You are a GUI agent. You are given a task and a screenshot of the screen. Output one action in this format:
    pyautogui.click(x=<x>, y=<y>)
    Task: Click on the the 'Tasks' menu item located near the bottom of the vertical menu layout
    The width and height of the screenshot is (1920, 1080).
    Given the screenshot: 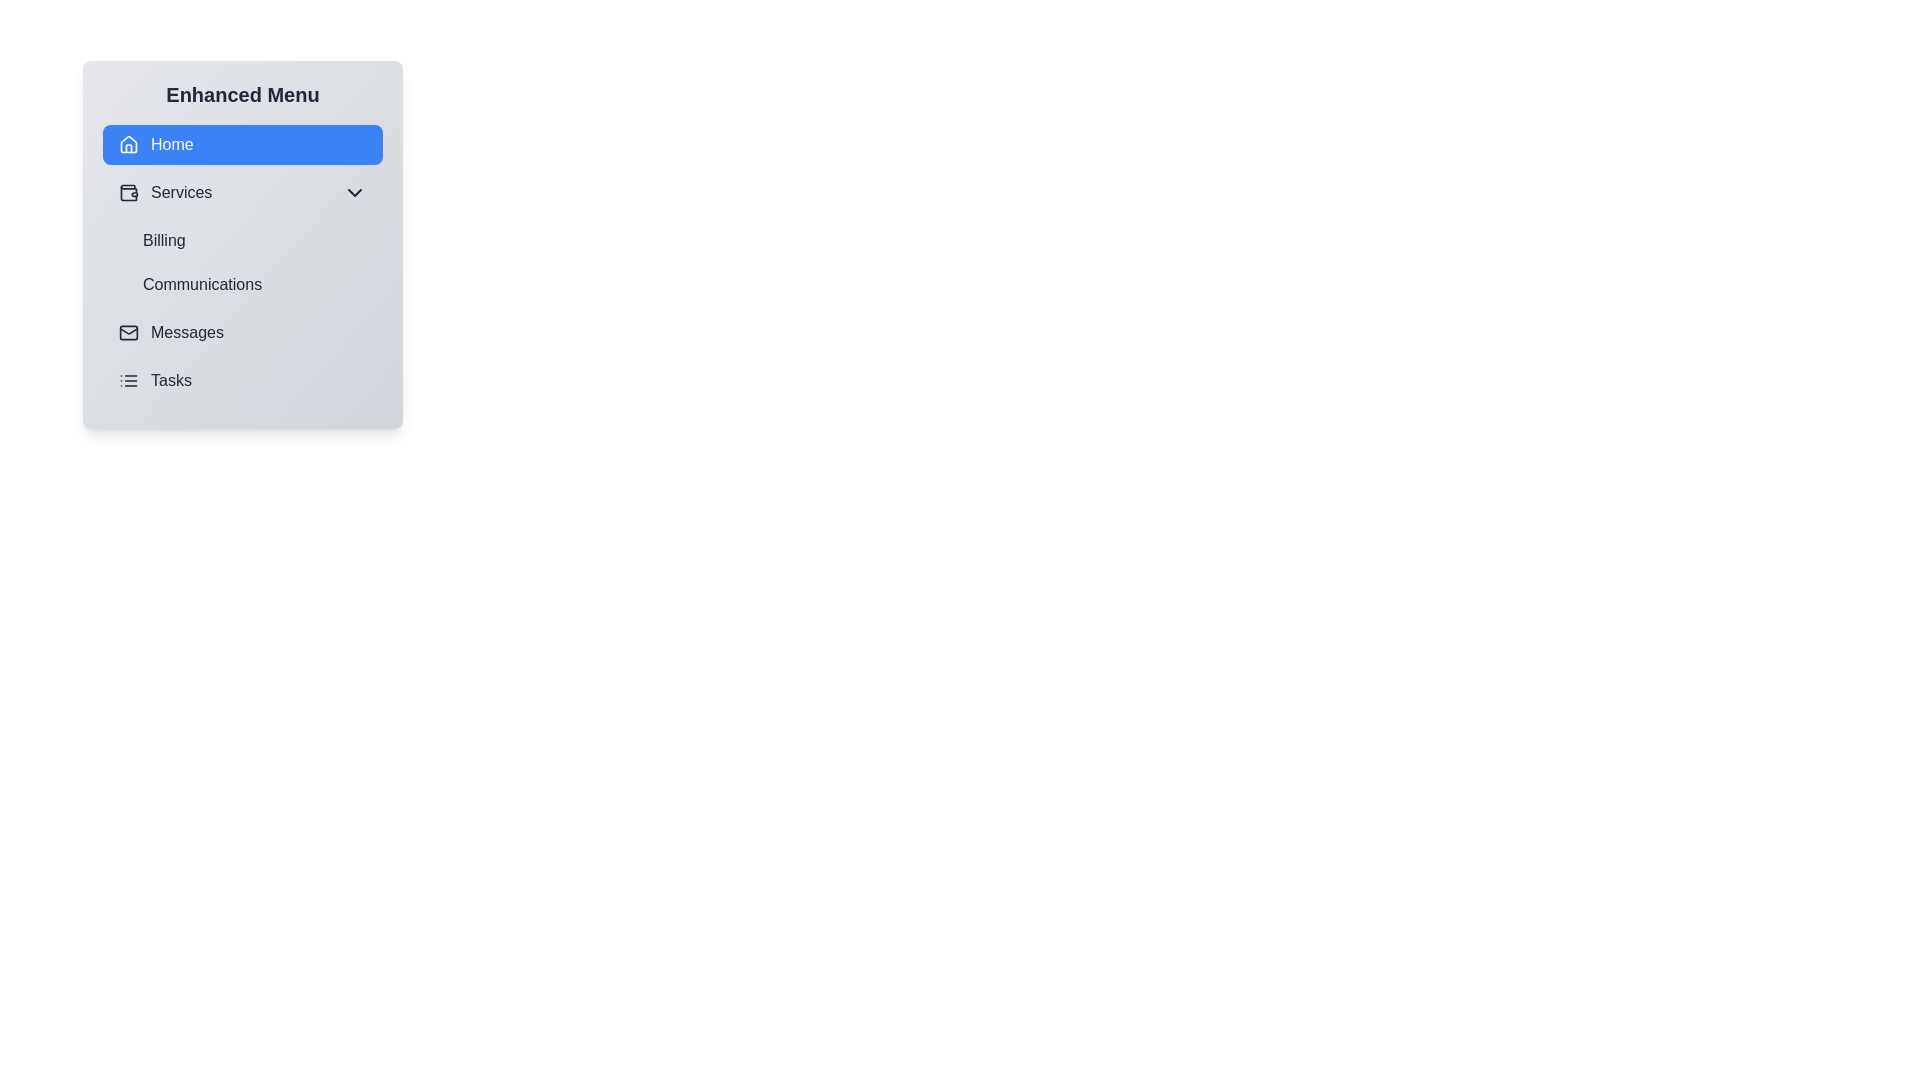 What is the action you would take?
    pyautogui.click(x=153, y=381)
    